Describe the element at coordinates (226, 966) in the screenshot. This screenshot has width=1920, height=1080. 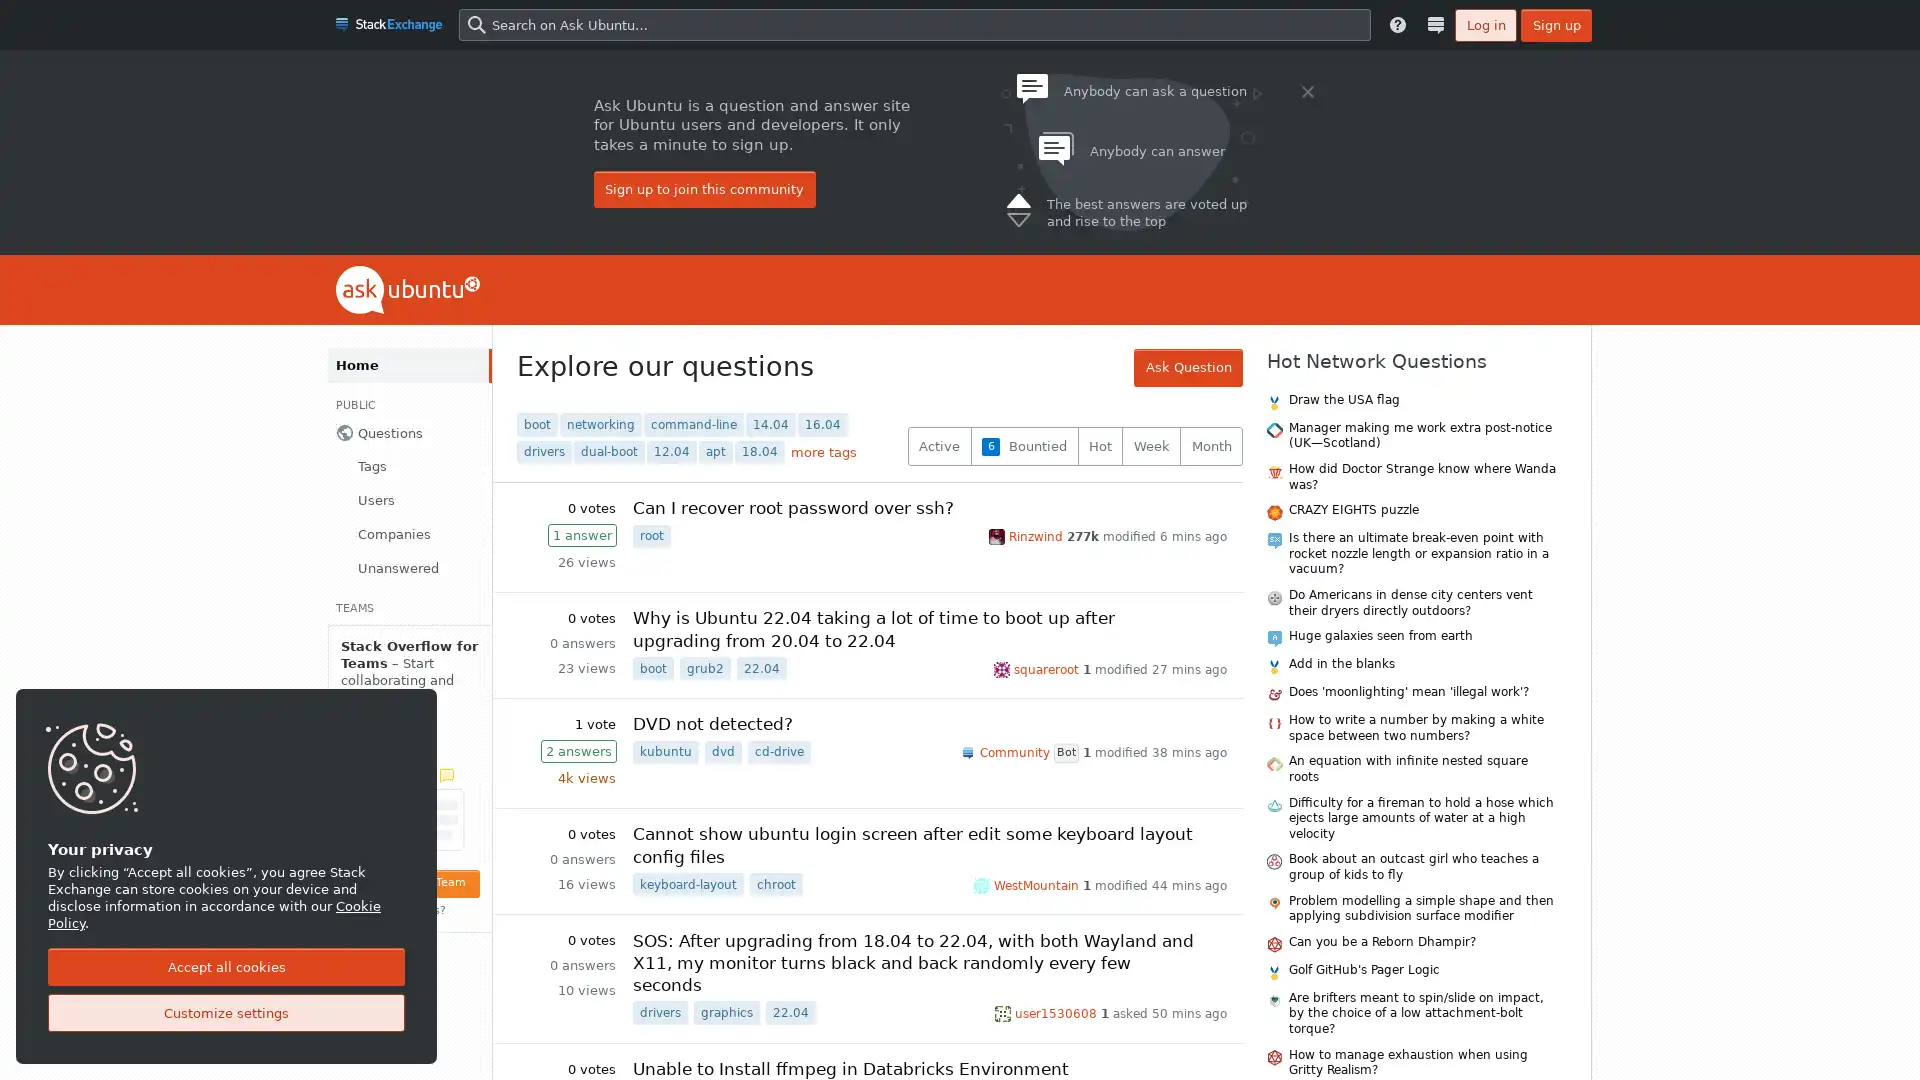
I see `Accept all cookies` at that location.